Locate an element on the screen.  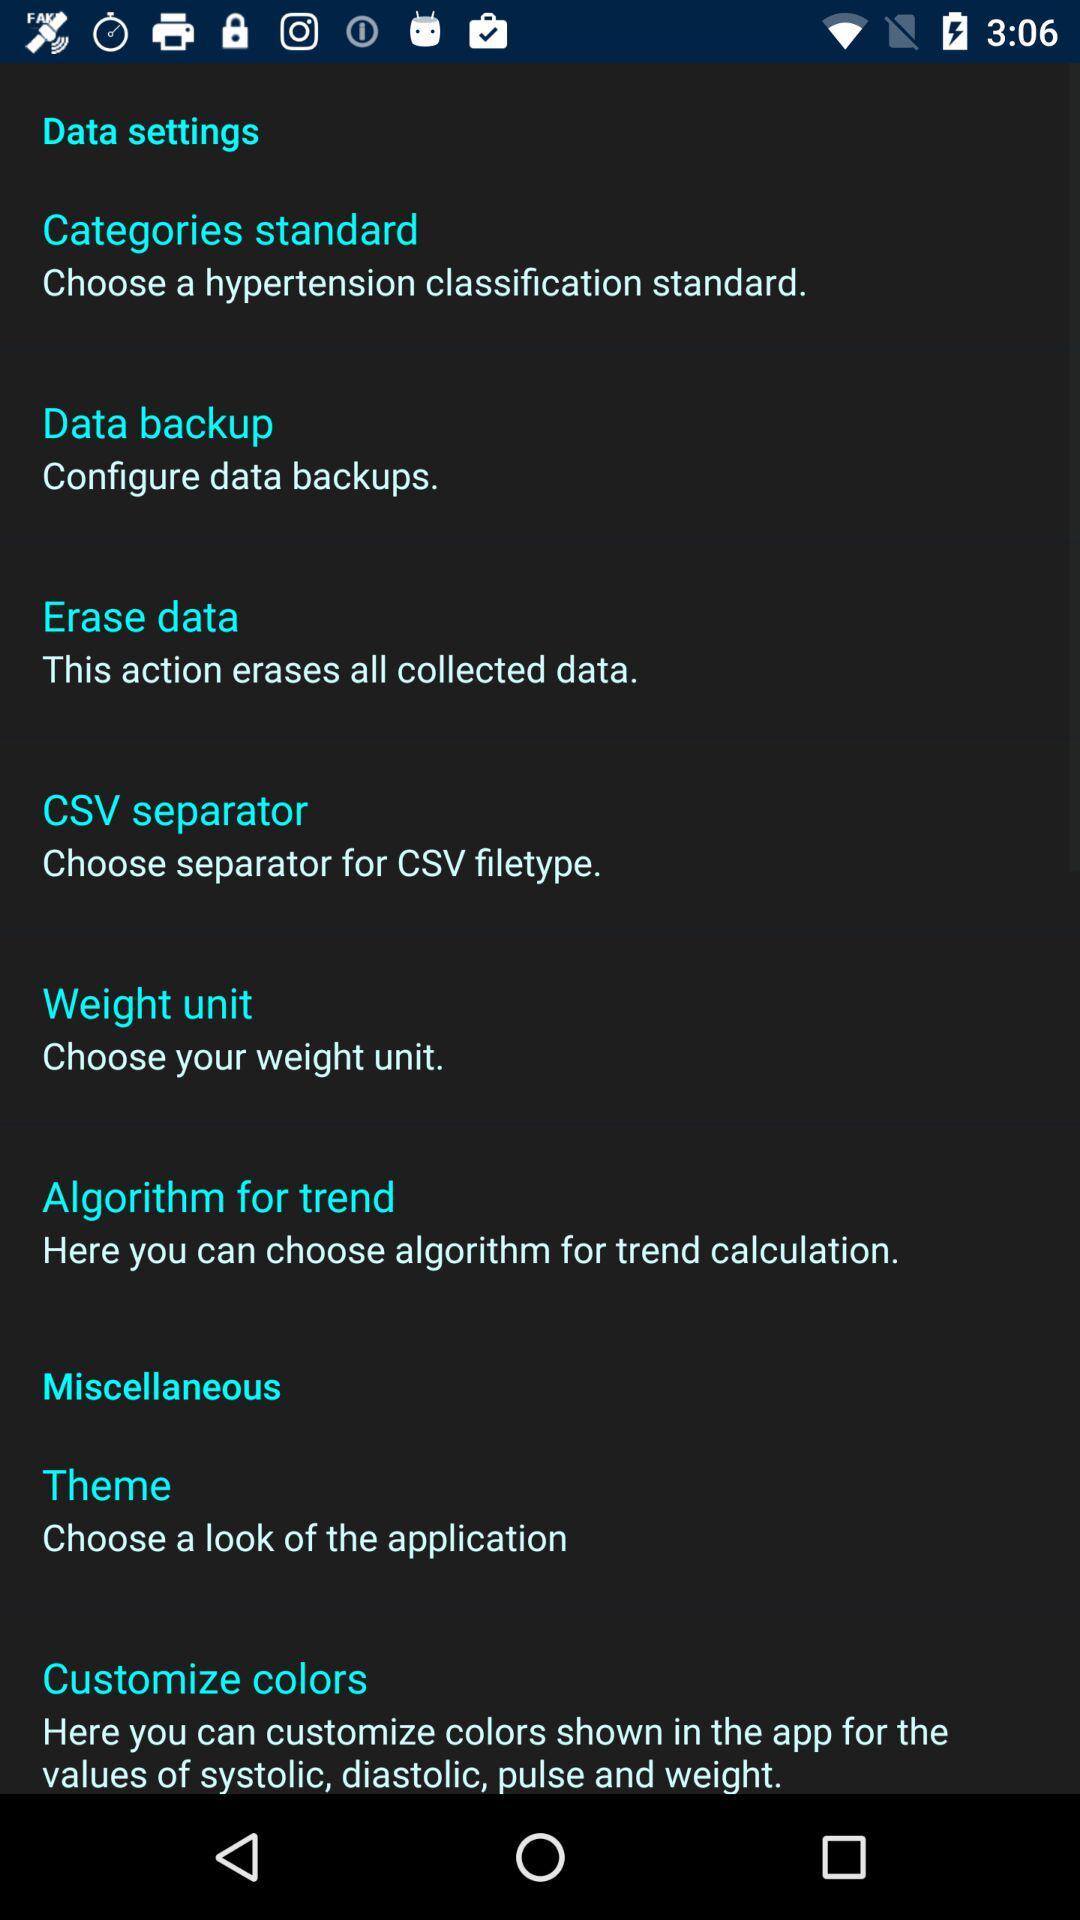
choose your weight icon is located at coordinates (242, 1054).